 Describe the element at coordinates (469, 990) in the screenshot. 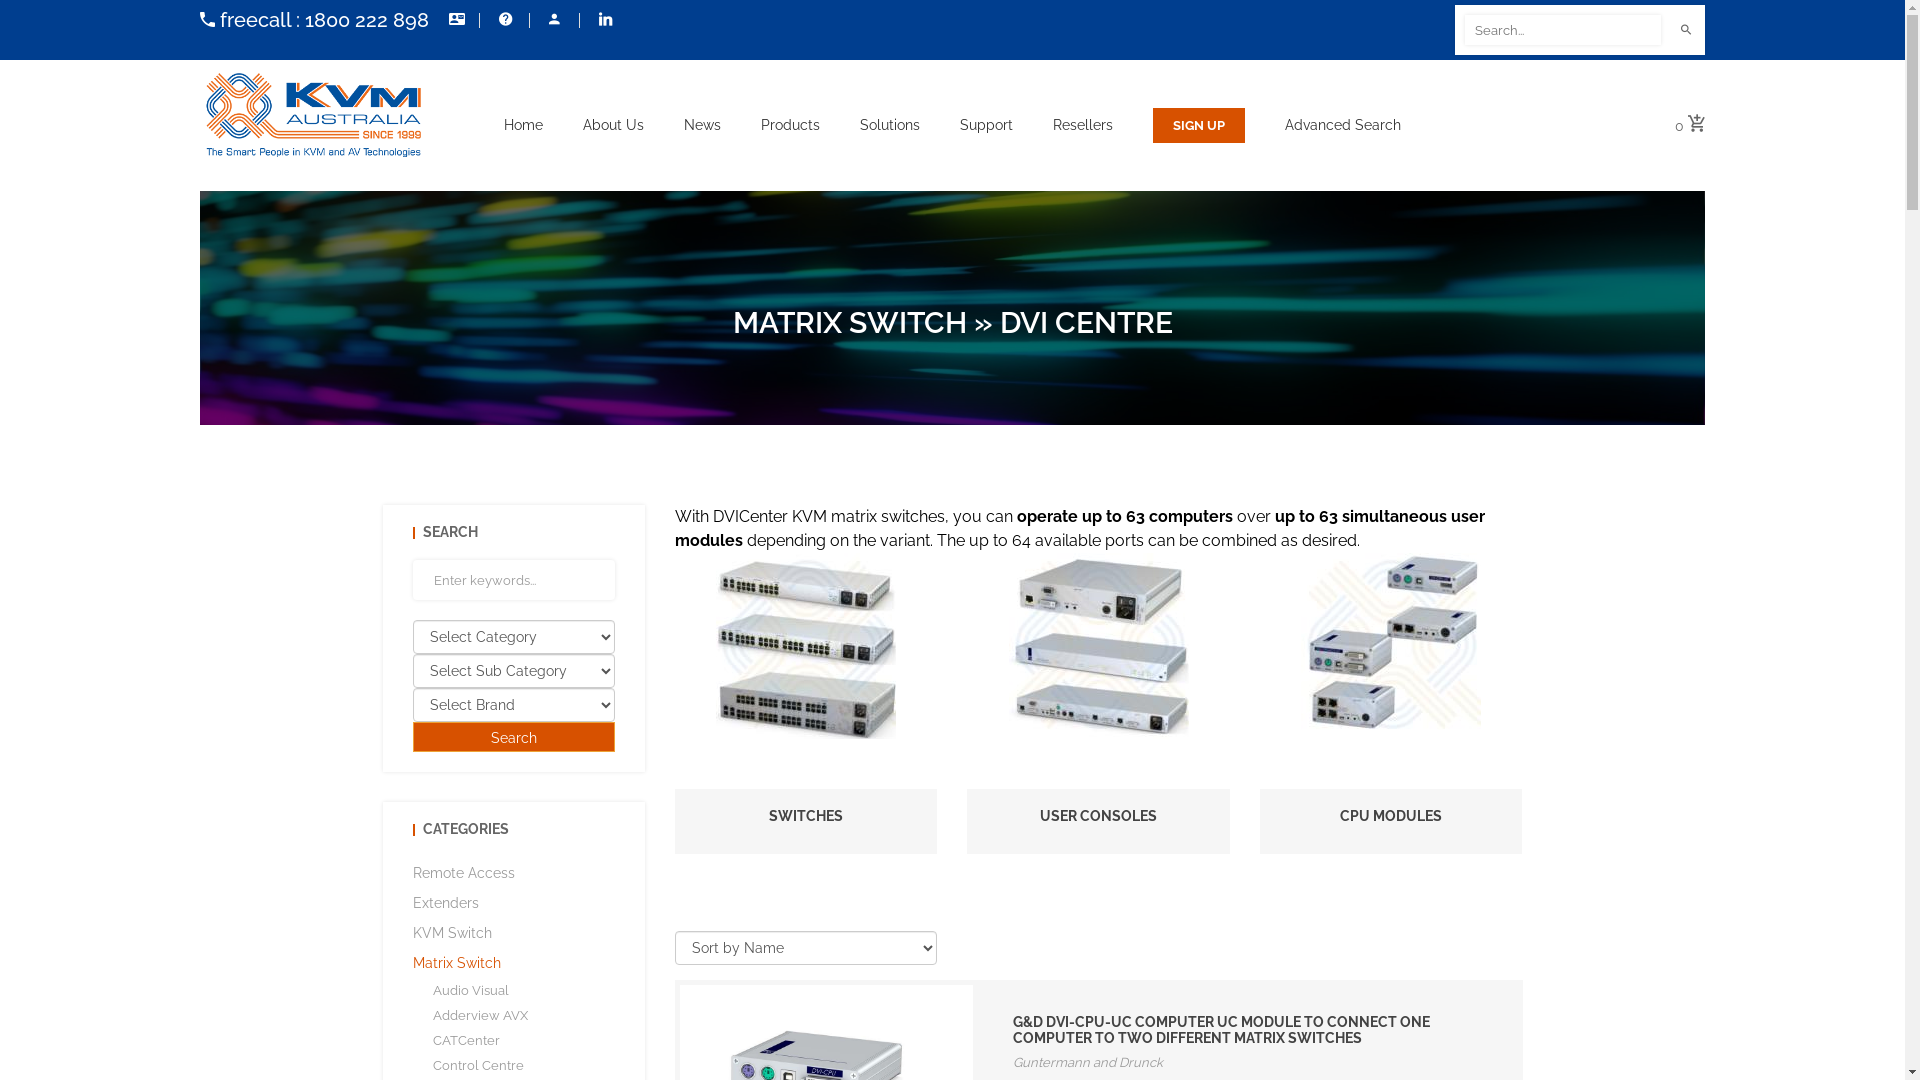

I see `'Audio Visual'` at that location.